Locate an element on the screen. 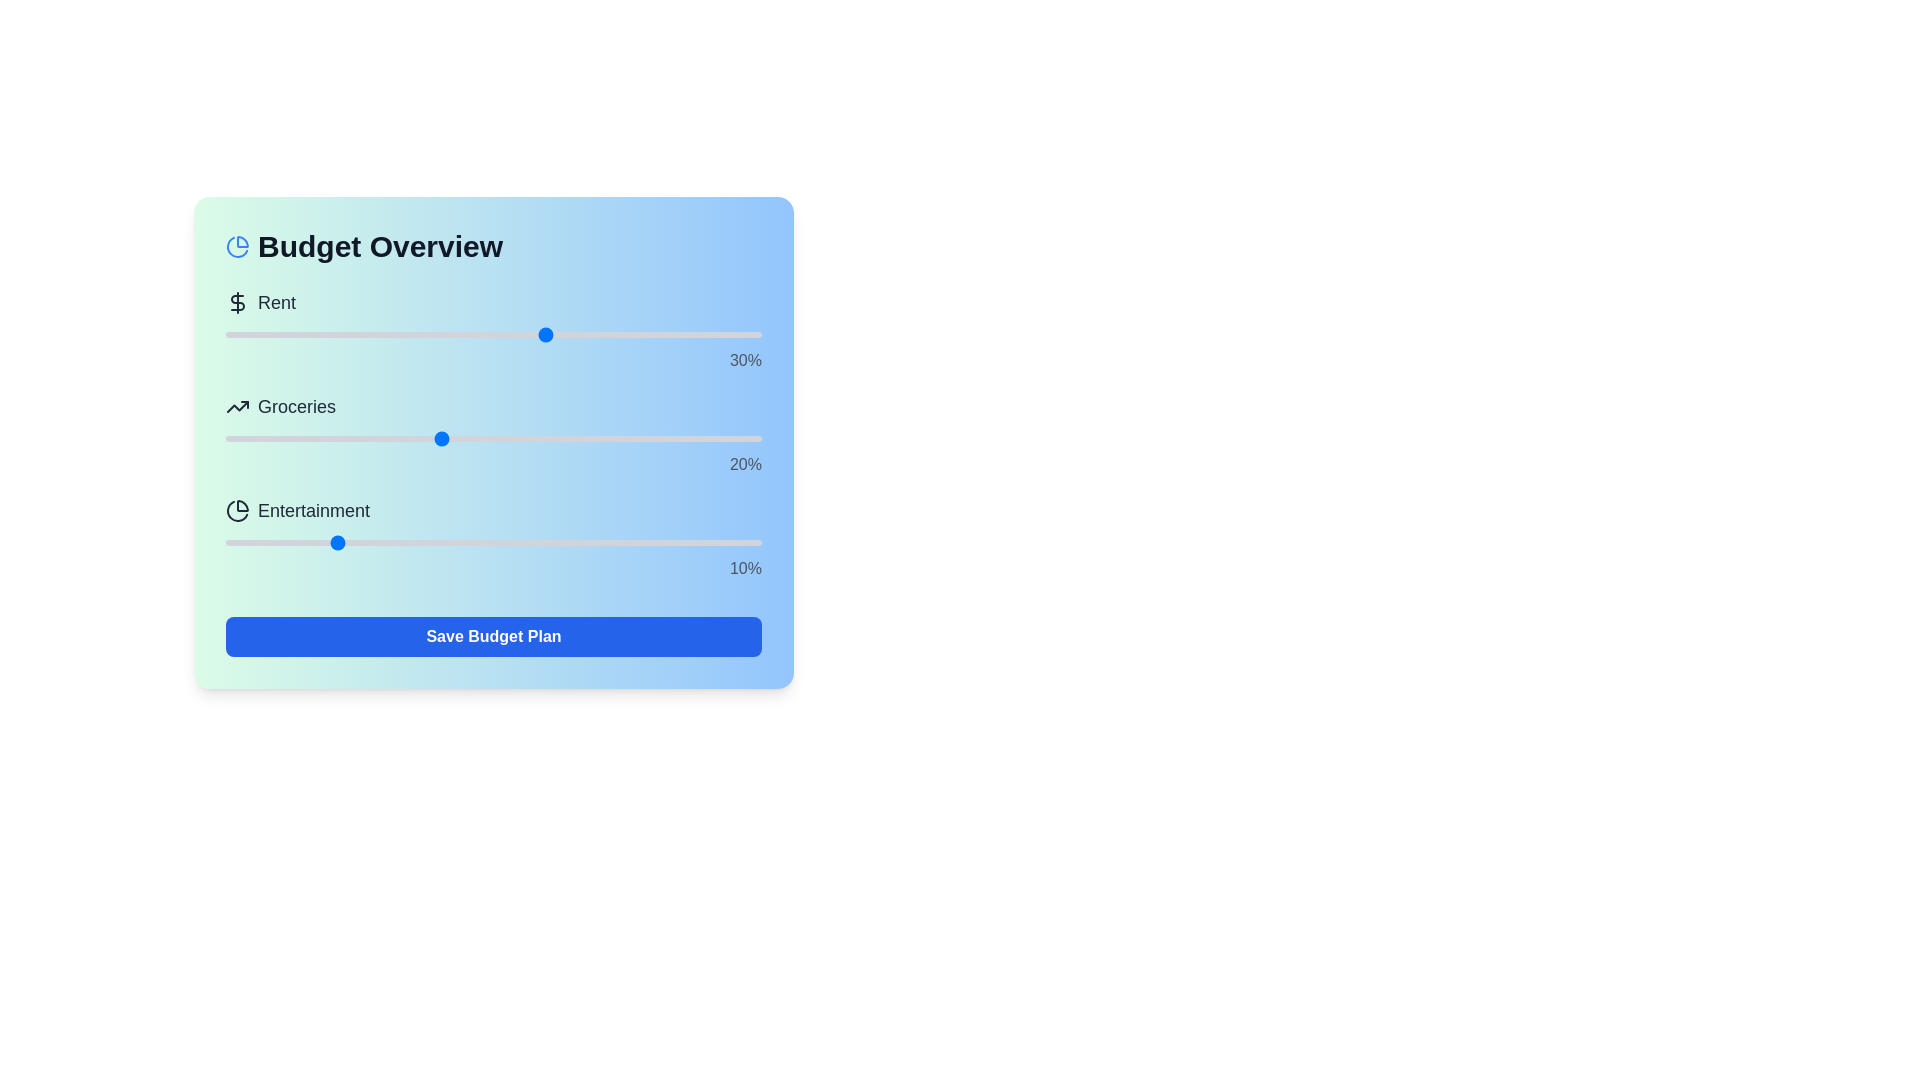 The width and height of the screenshot is (1920, 1080). the Rent budget allocation is located at coordinates (621, 334).